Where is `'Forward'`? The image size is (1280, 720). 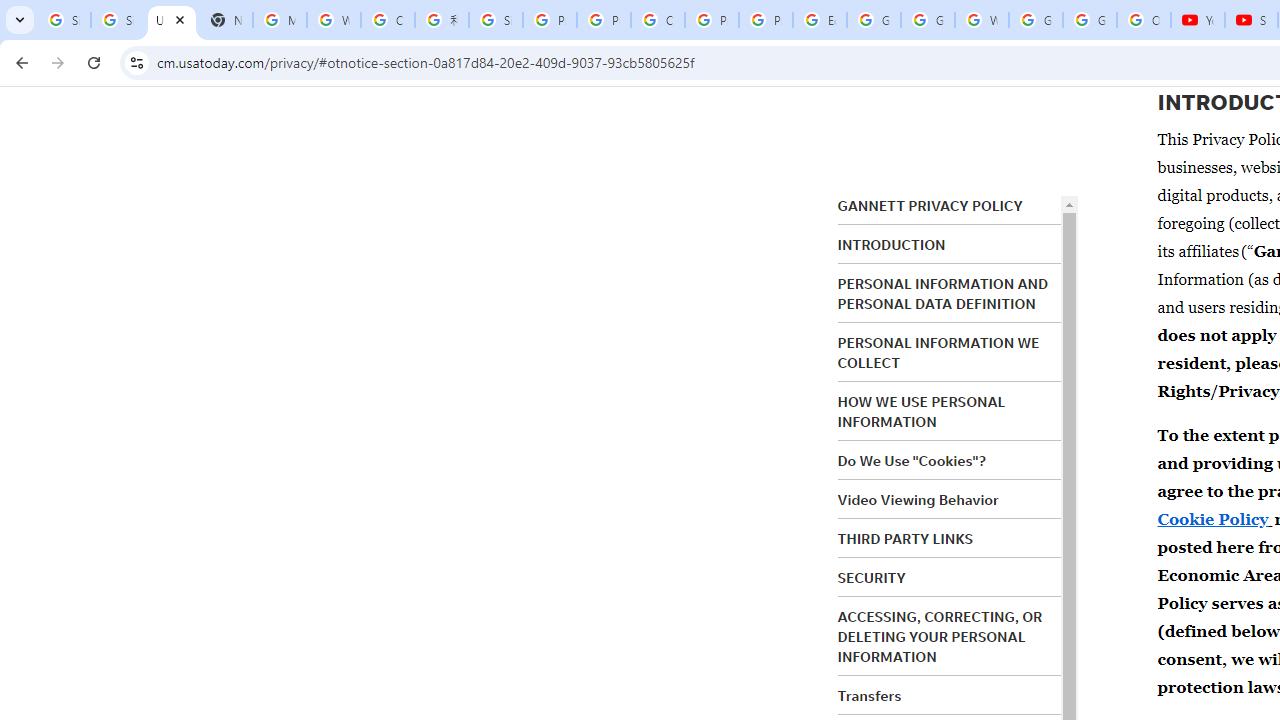 'Forward' is located at coordinates (58, 61).